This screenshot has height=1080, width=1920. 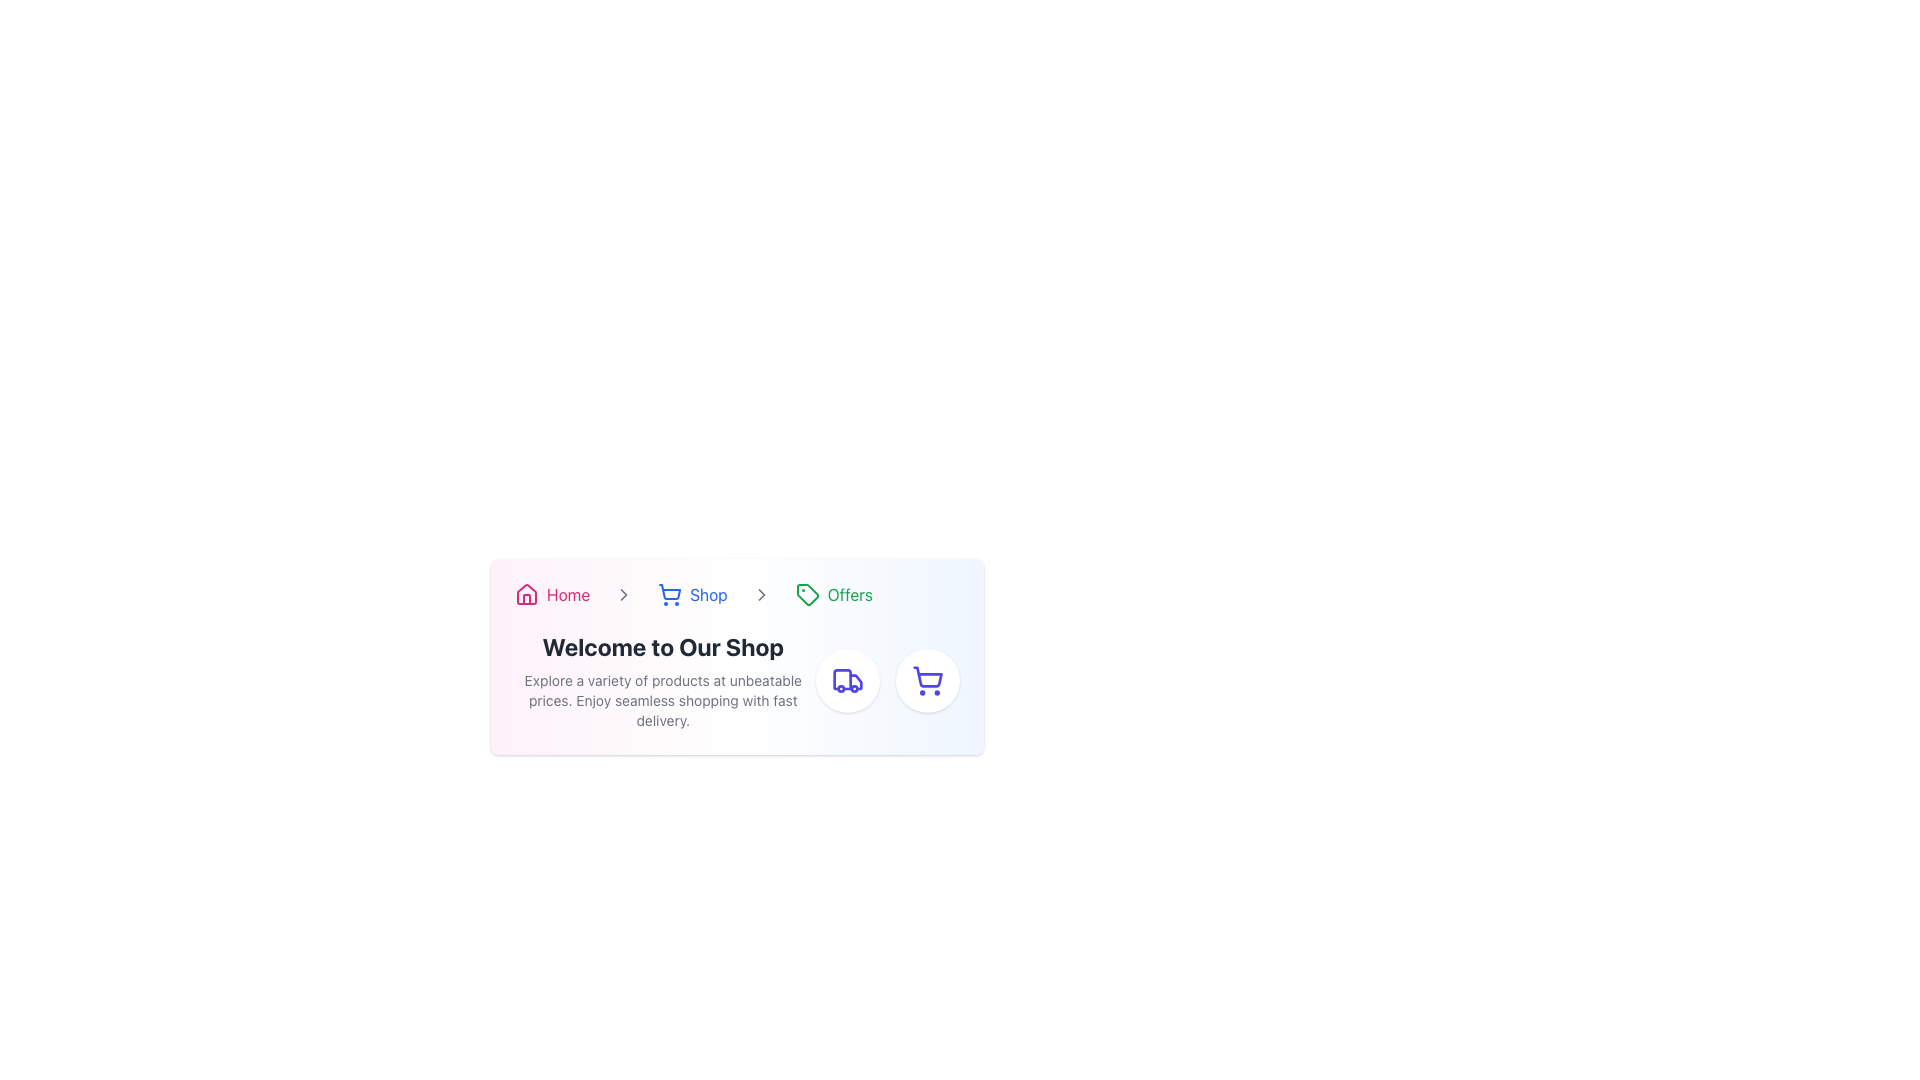 What do you see at coordinates (848, 680) in the screenshot?
I see `the delivery icon button located within the circular control on the right-hand side of the welcome panel` at bounding box center [848, 680].